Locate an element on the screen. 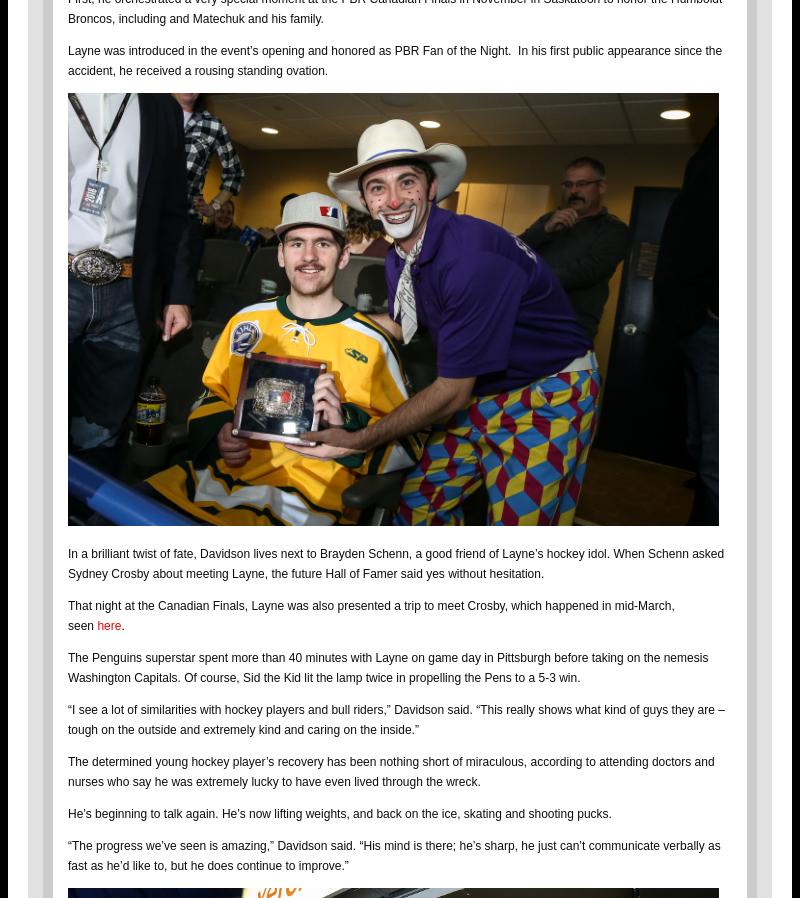  'The determined young hockey player’s recovery has been nothing short of miraculous, according to attending doctors and nurses who say he was extremely lucky to have even lived through the wreck.' is located at coordinates (389, 771).